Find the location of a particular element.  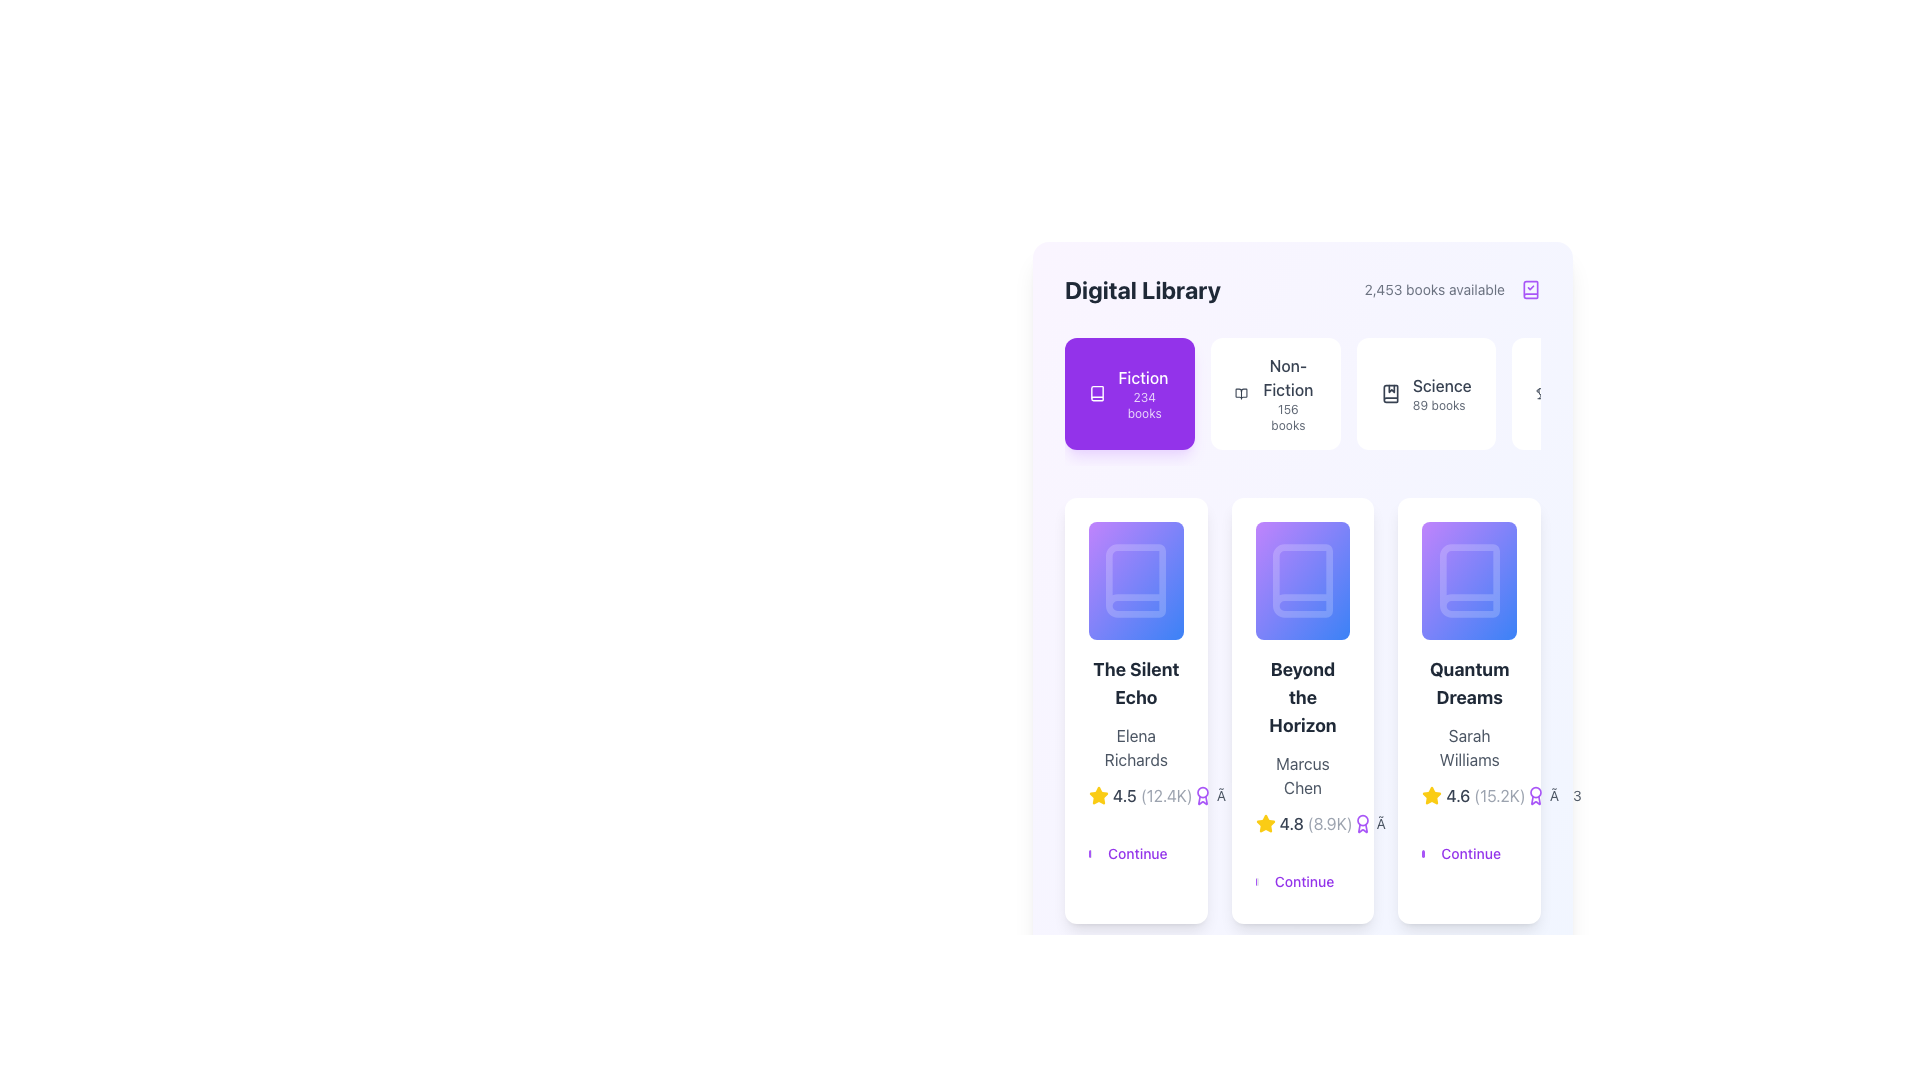

the 'Fiction' category title text label is located at coordinates (1143, 378).